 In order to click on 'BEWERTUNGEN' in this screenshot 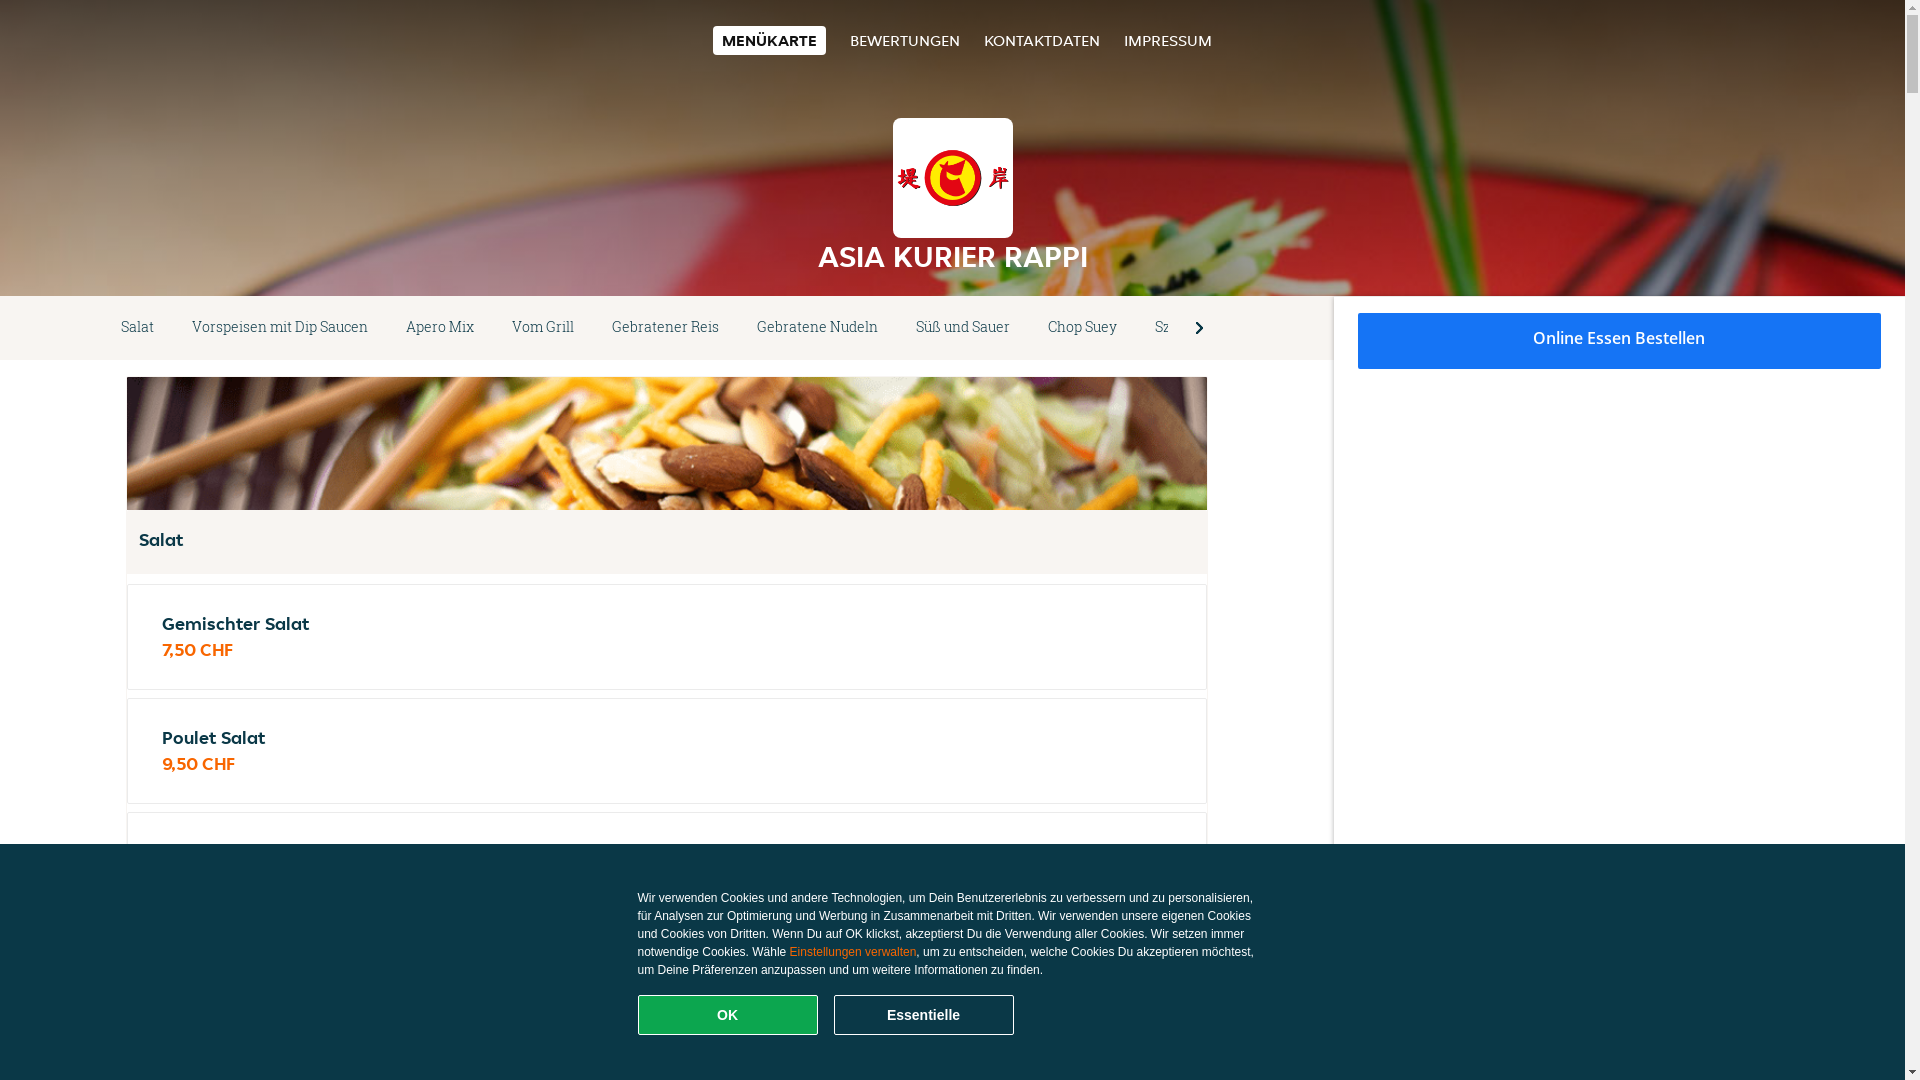, I will do `click(904, 40)`.